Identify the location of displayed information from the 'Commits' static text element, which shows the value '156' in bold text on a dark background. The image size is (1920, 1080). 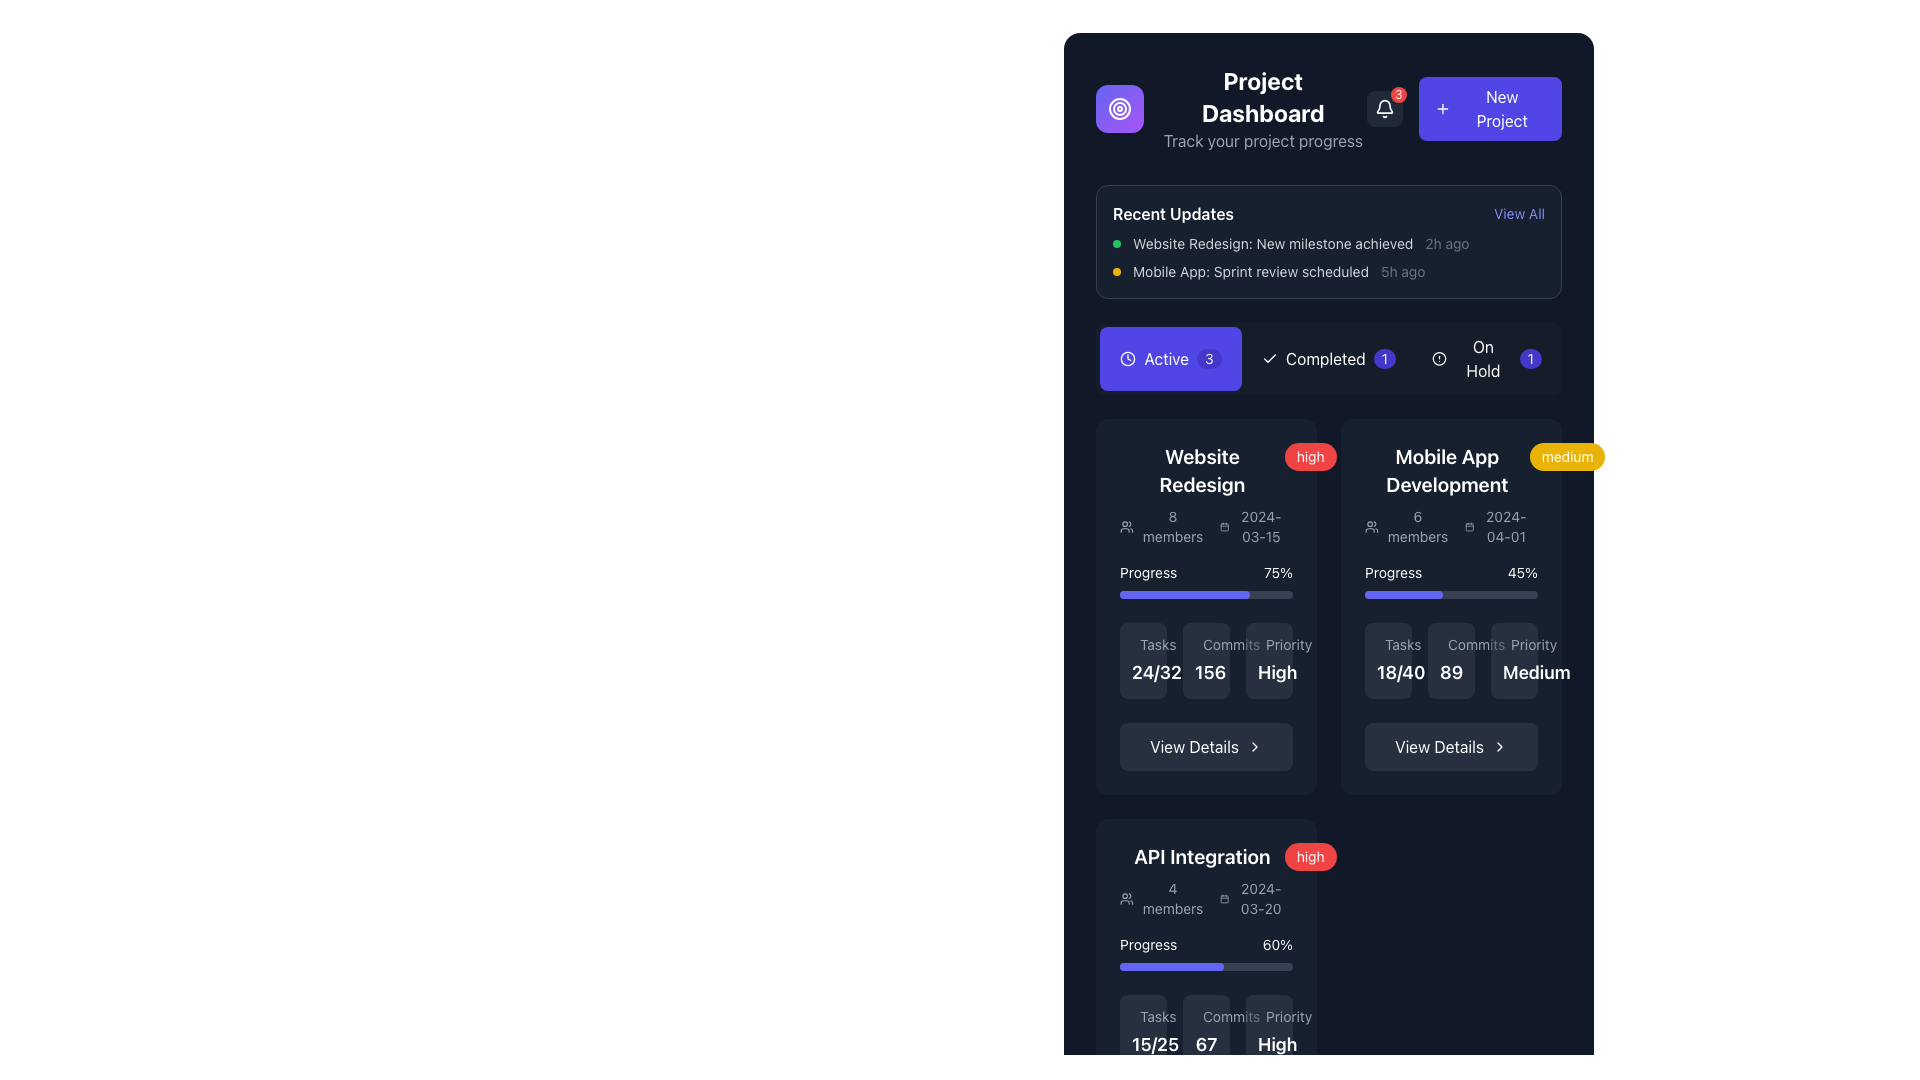
(1205, 660).